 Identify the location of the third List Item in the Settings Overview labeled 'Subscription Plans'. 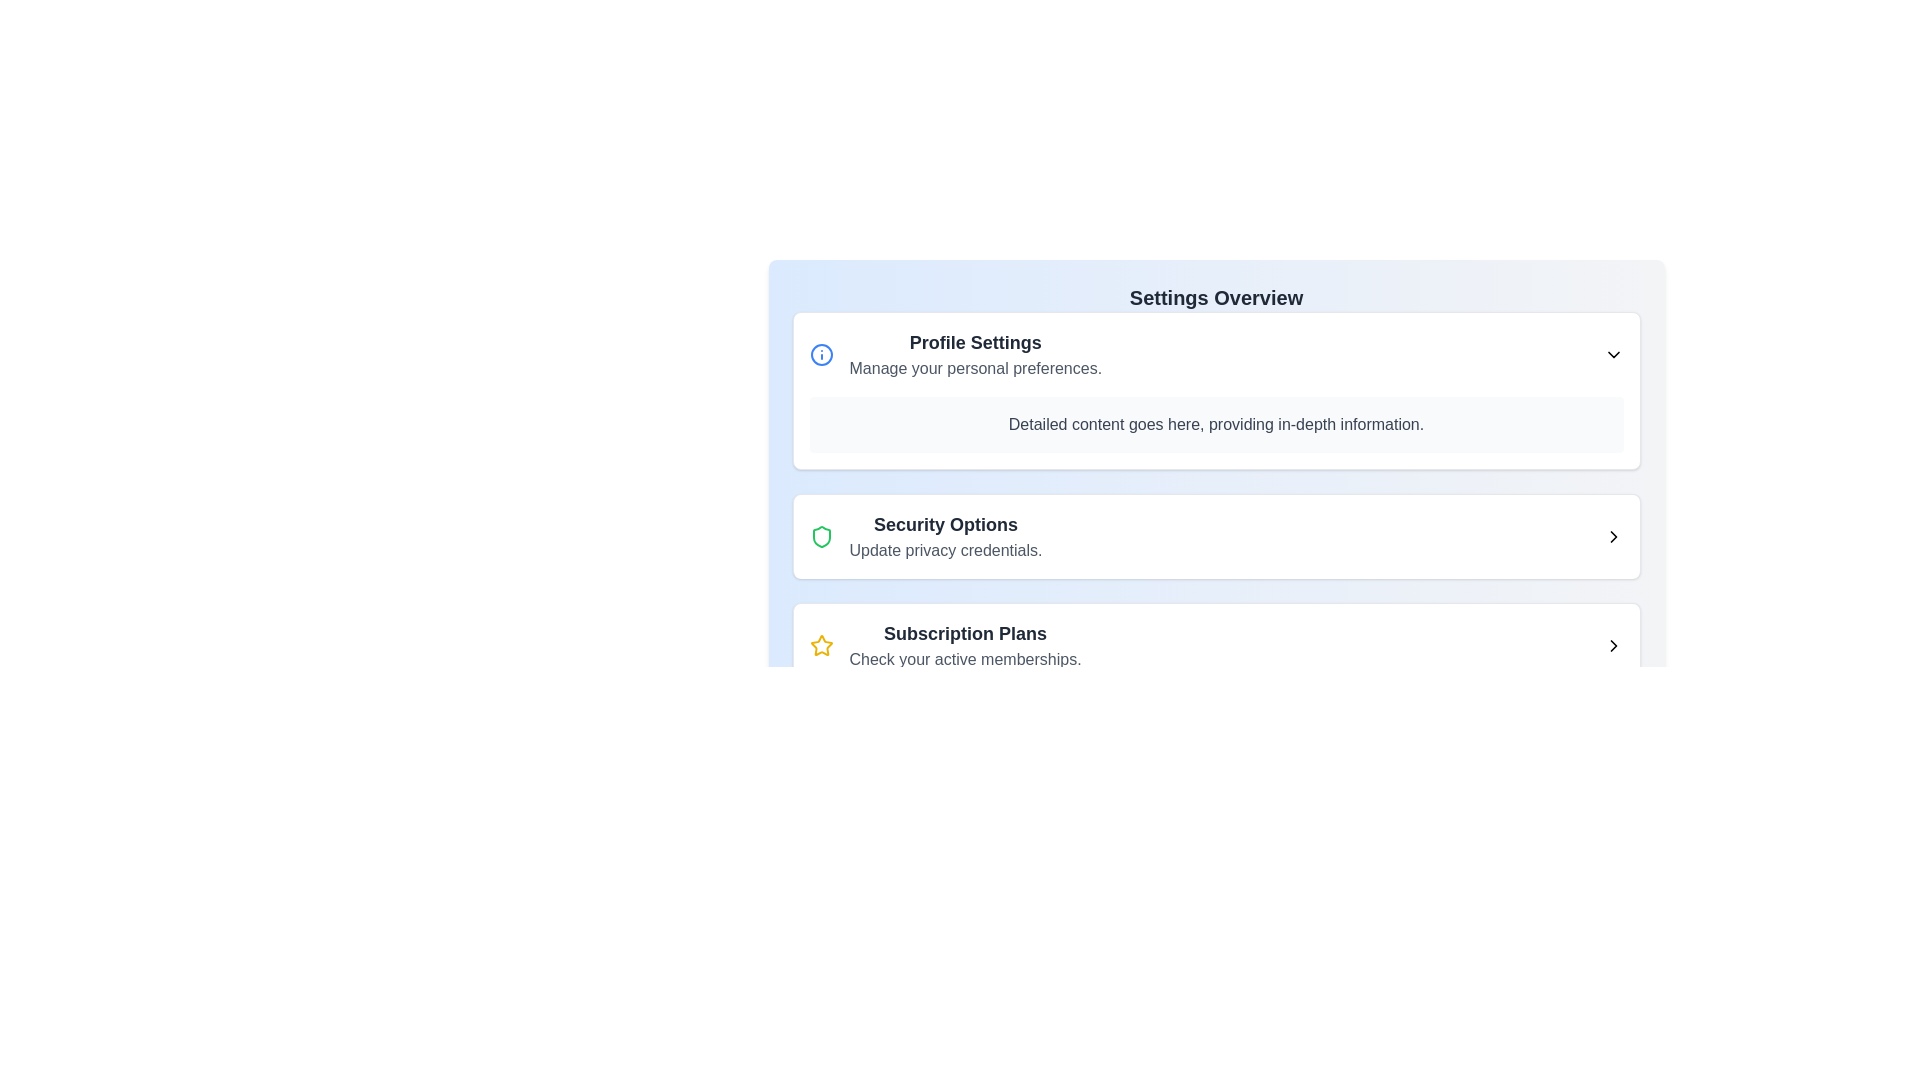
(1215, 645).